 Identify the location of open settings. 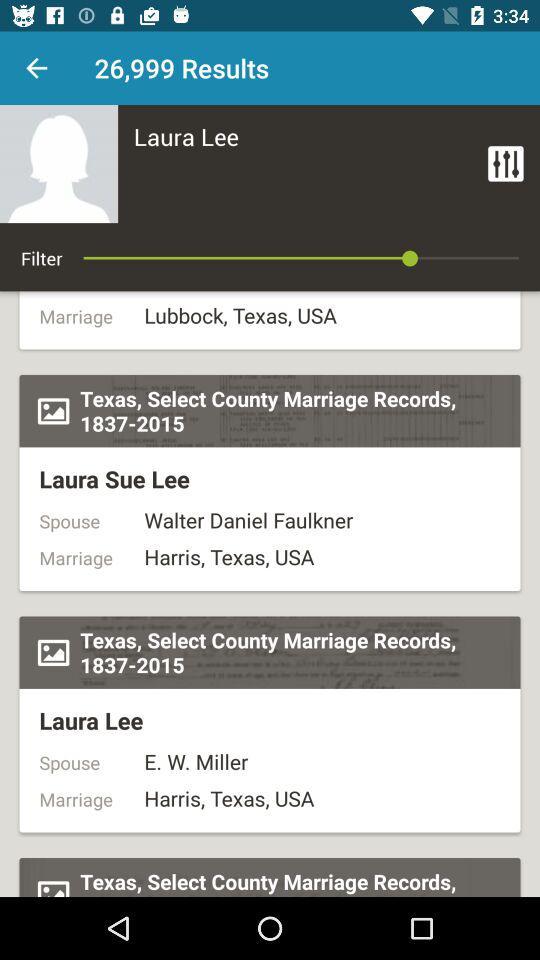
(504, 162).